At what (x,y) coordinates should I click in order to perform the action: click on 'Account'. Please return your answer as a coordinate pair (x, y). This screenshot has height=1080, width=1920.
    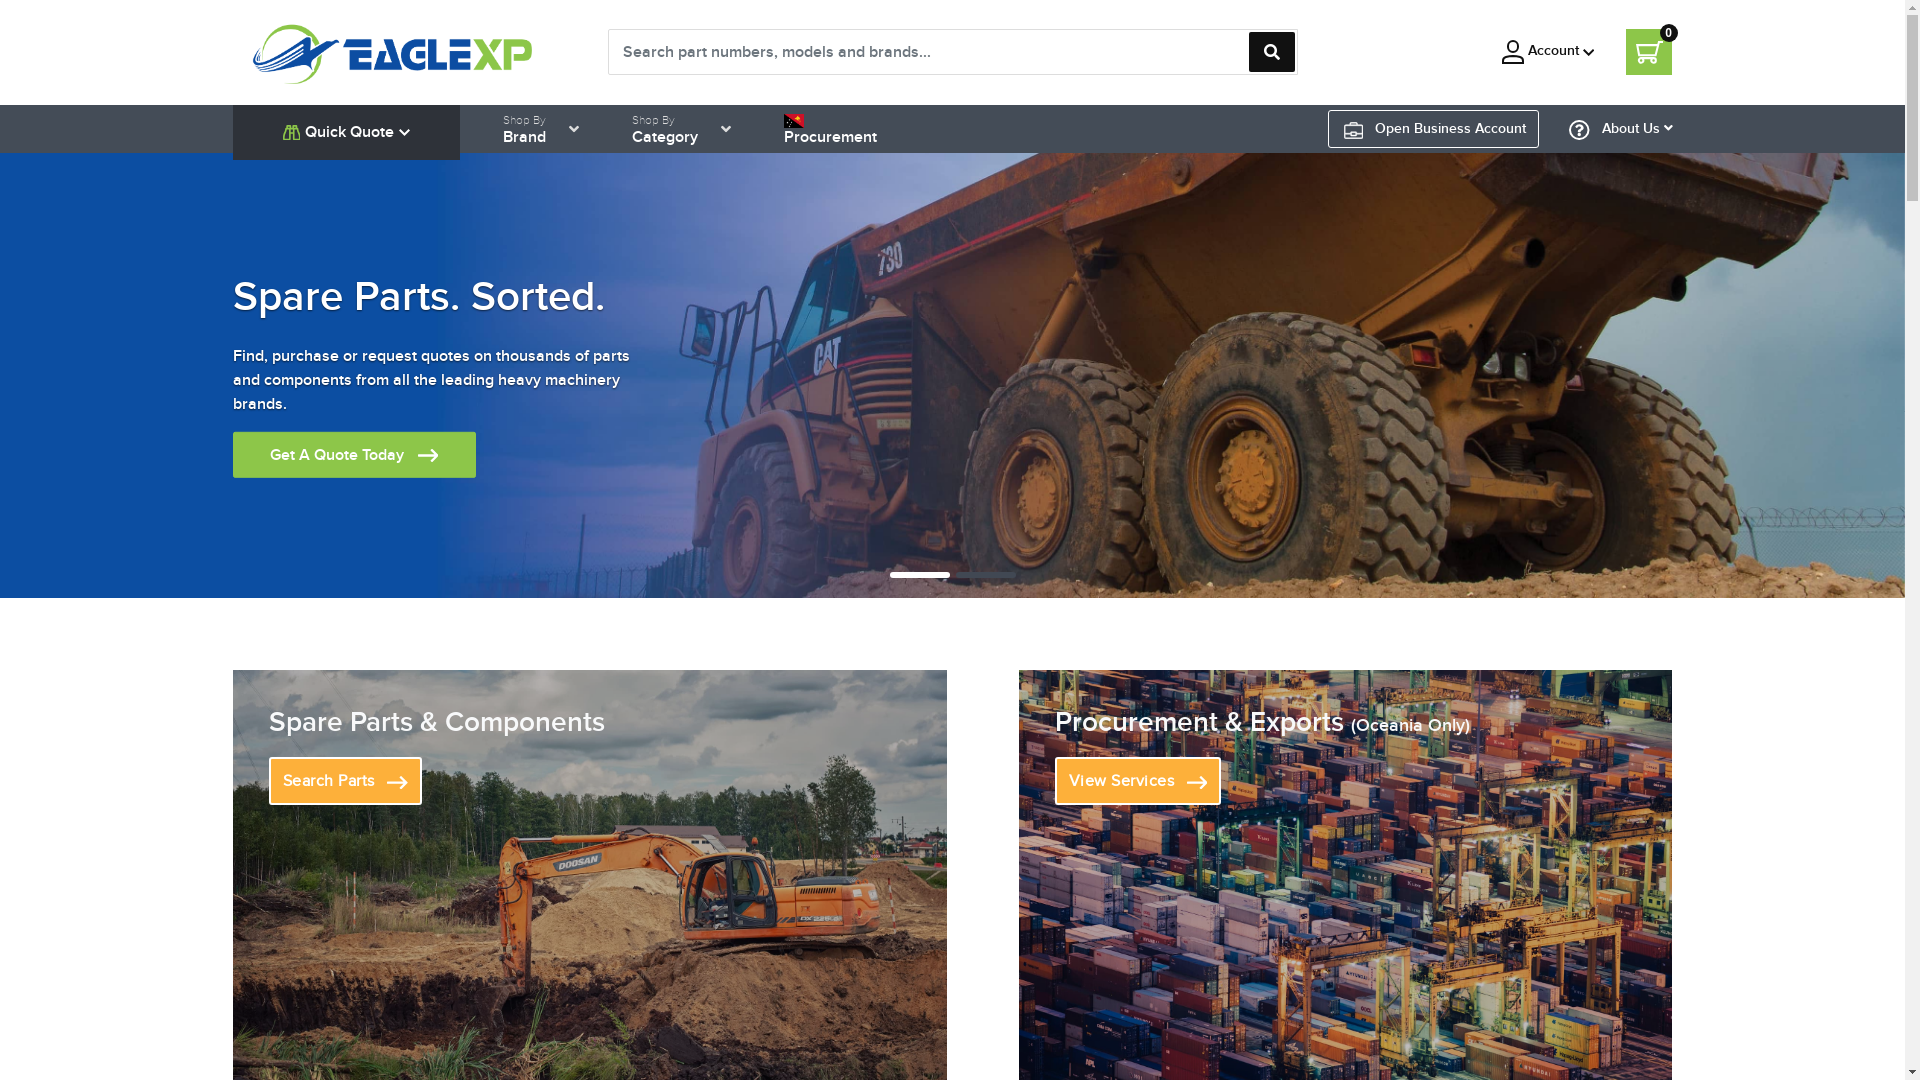
    Looking at the image, I should click on (1547, 50).